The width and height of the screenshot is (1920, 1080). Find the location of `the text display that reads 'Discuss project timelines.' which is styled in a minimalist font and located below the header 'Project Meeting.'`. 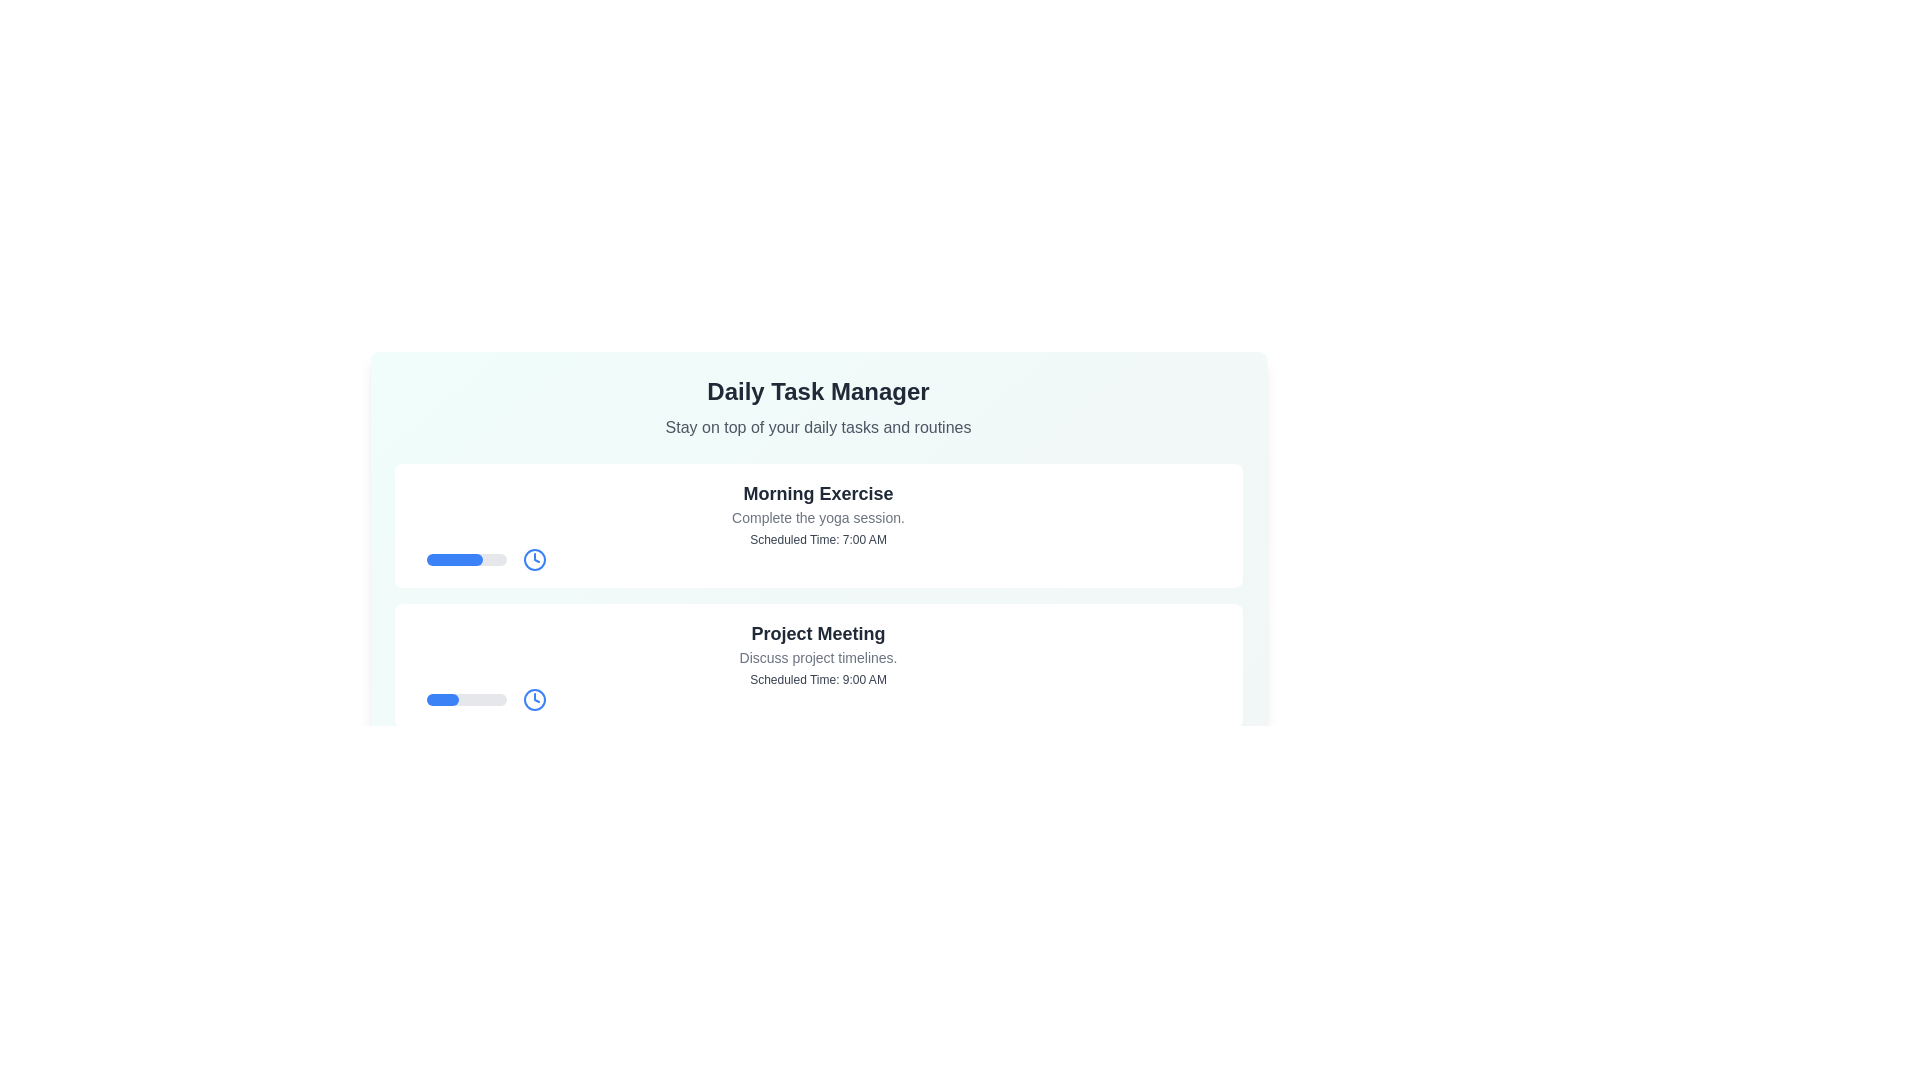

the text display that reads 'Discuss project timelines.' which is styled in a minimalist font and located below the header 'Project Meeting.' is located at coordinates (818, 658).